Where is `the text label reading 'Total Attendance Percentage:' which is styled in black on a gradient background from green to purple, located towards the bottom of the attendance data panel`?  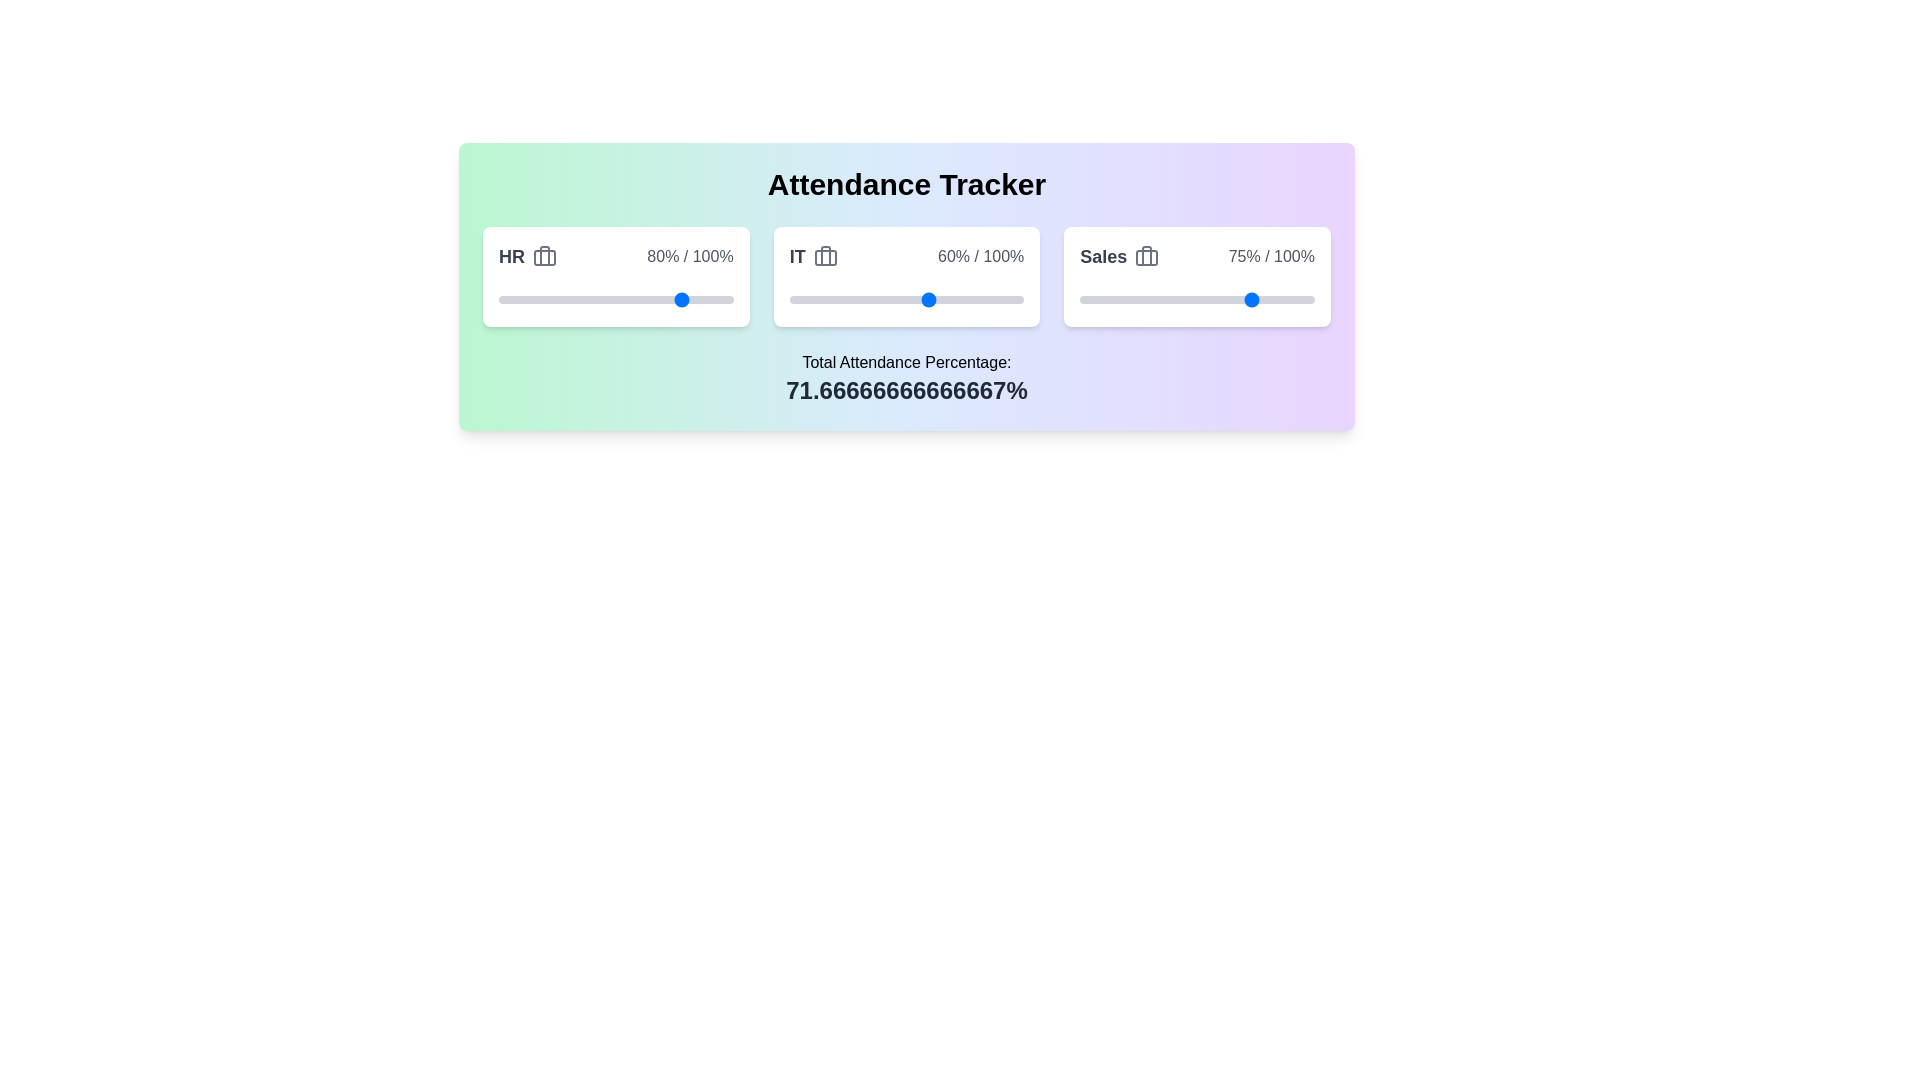 the text label reading 'Total Attendance Percentage:' which is styled in black on a gradient background from green to purple, located towards the bottom of the attendance data panel is located at coordinates (906, 362).